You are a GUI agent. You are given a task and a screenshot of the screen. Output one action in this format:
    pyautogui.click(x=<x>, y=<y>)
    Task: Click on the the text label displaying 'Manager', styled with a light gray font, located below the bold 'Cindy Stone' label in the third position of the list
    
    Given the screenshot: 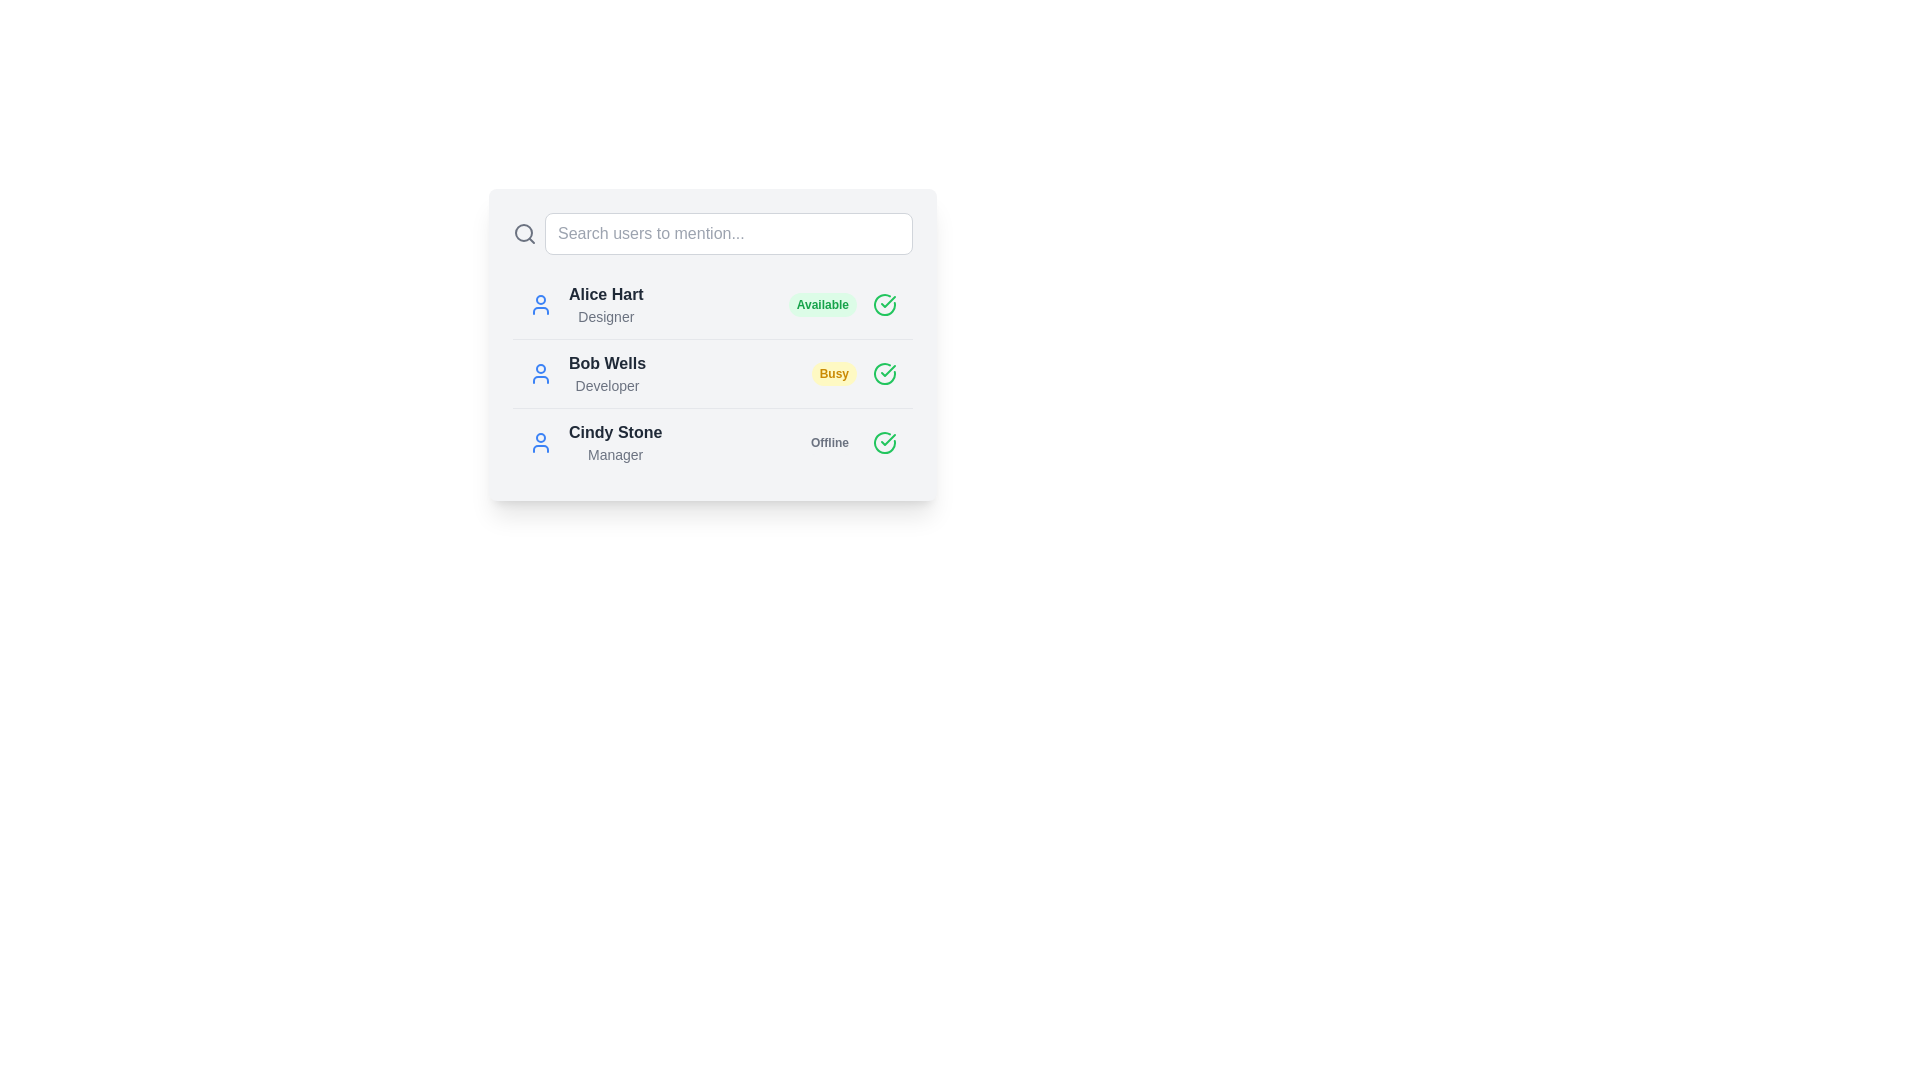 What is the action you would take?
    pyautogui.click(x=614, y=455)
    